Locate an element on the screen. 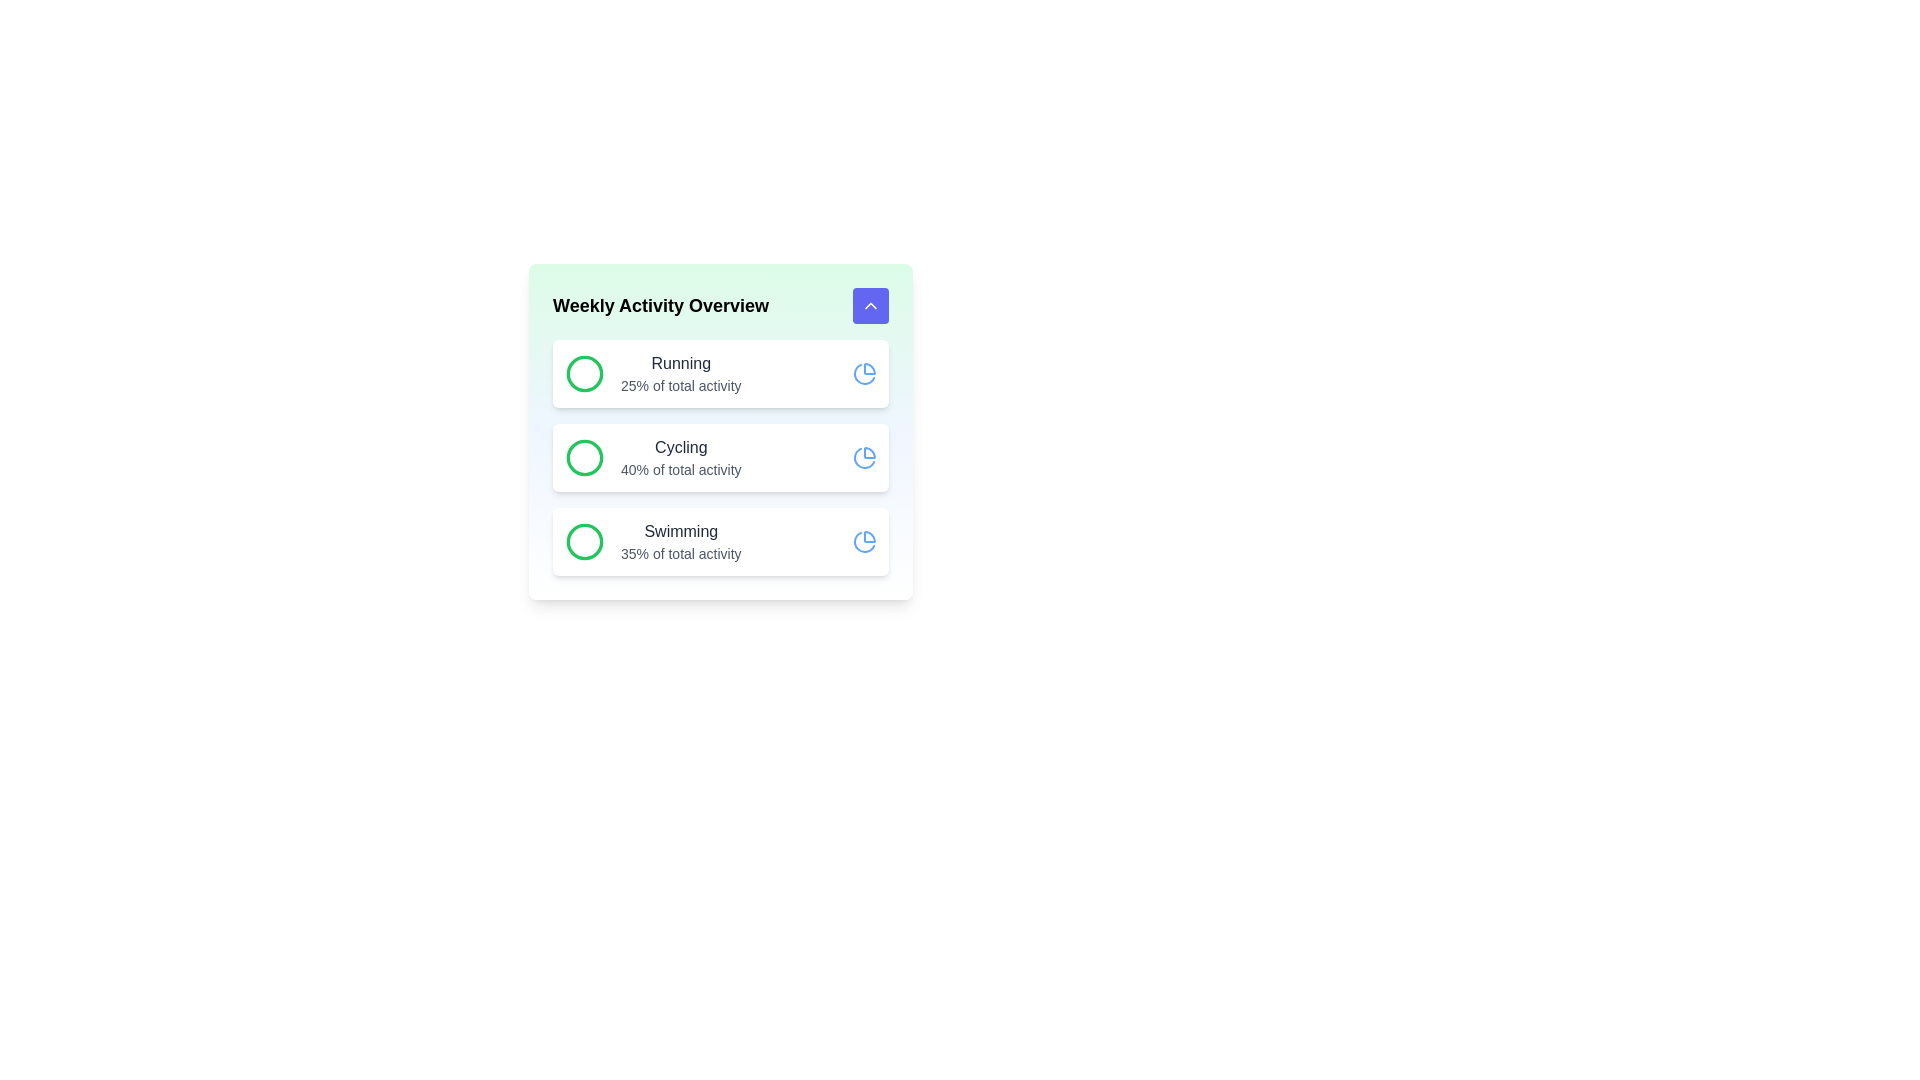 The height and width of the screenshot is (1080, 1920). the static text block that describes the activity 'Cycling' and its percentage of total activity, located centrally within the second card in a vertically stacked group of three cards is located at coordinates (681, 458).